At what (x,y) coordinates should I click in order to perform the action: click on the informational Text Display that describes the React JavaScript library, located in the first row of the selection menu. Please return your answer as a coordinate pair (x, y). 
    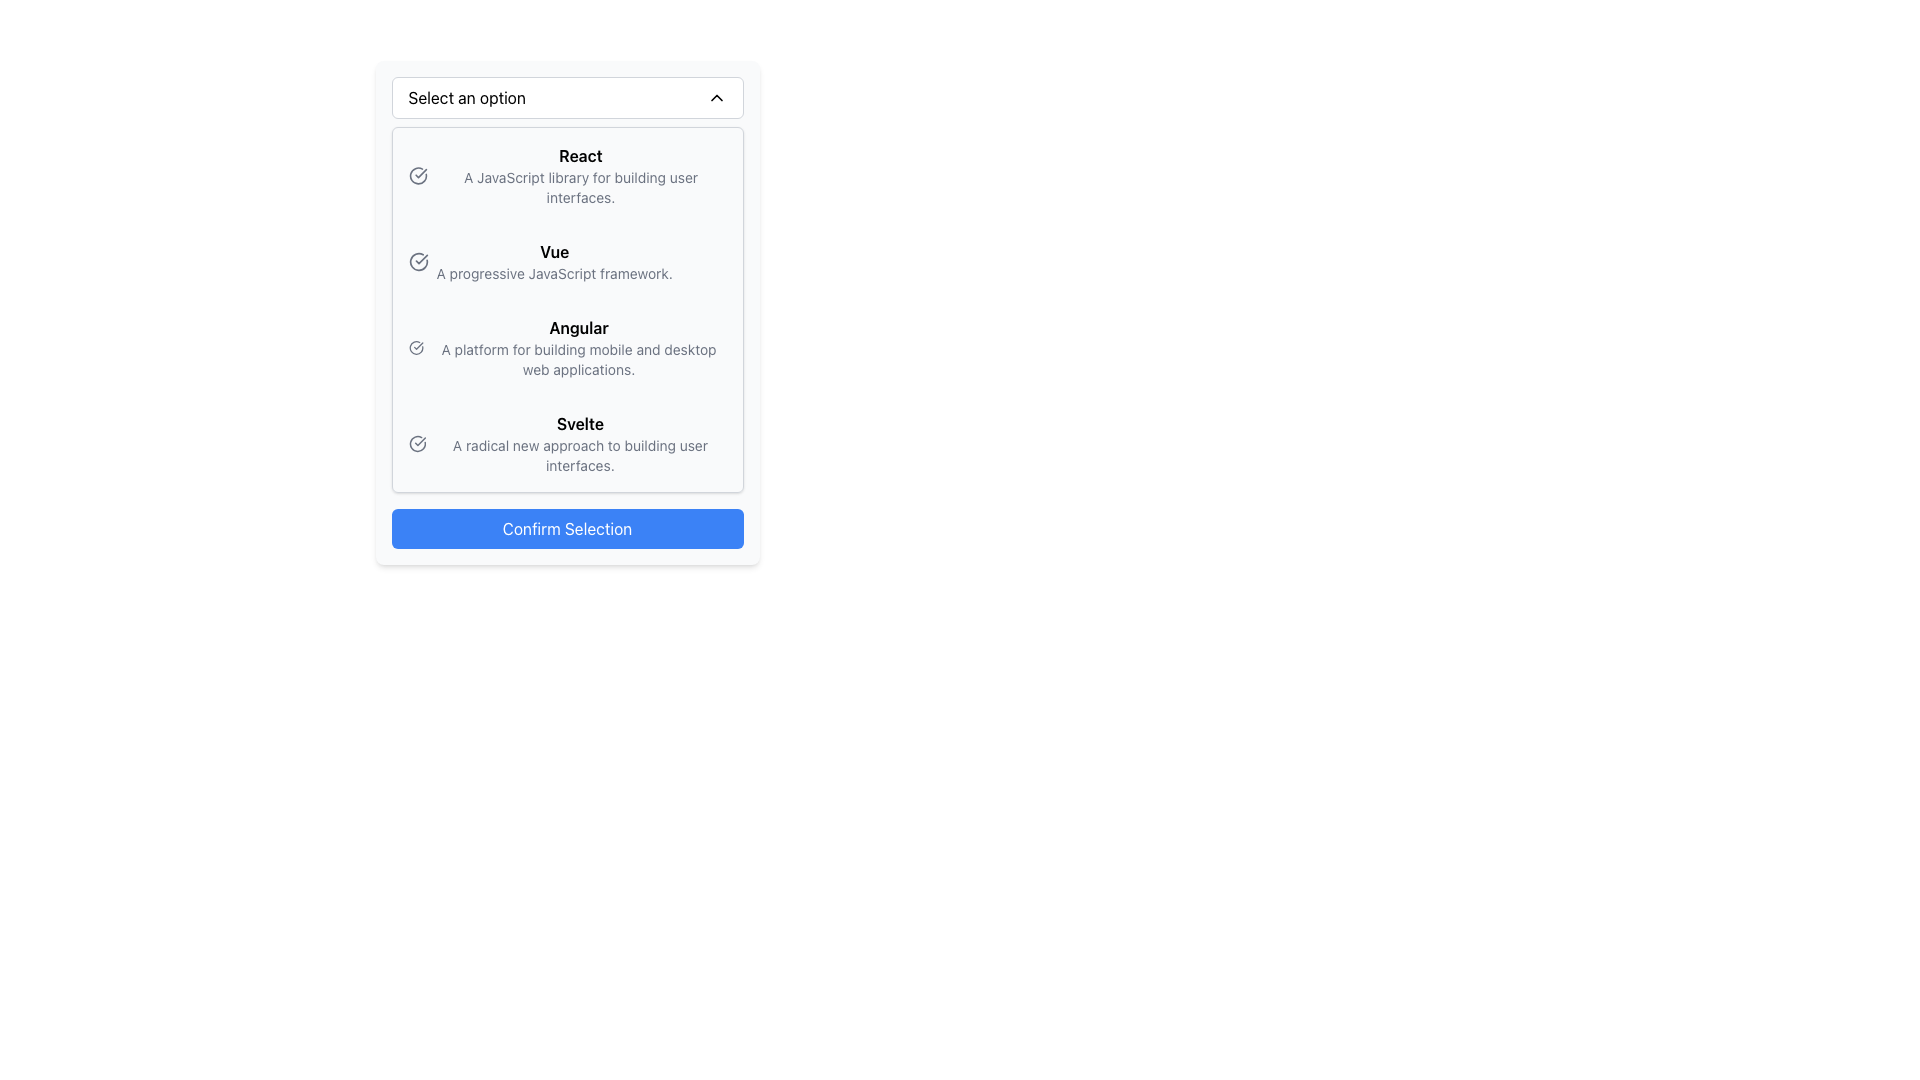
    Looking at the image, I should click on (579, 175).